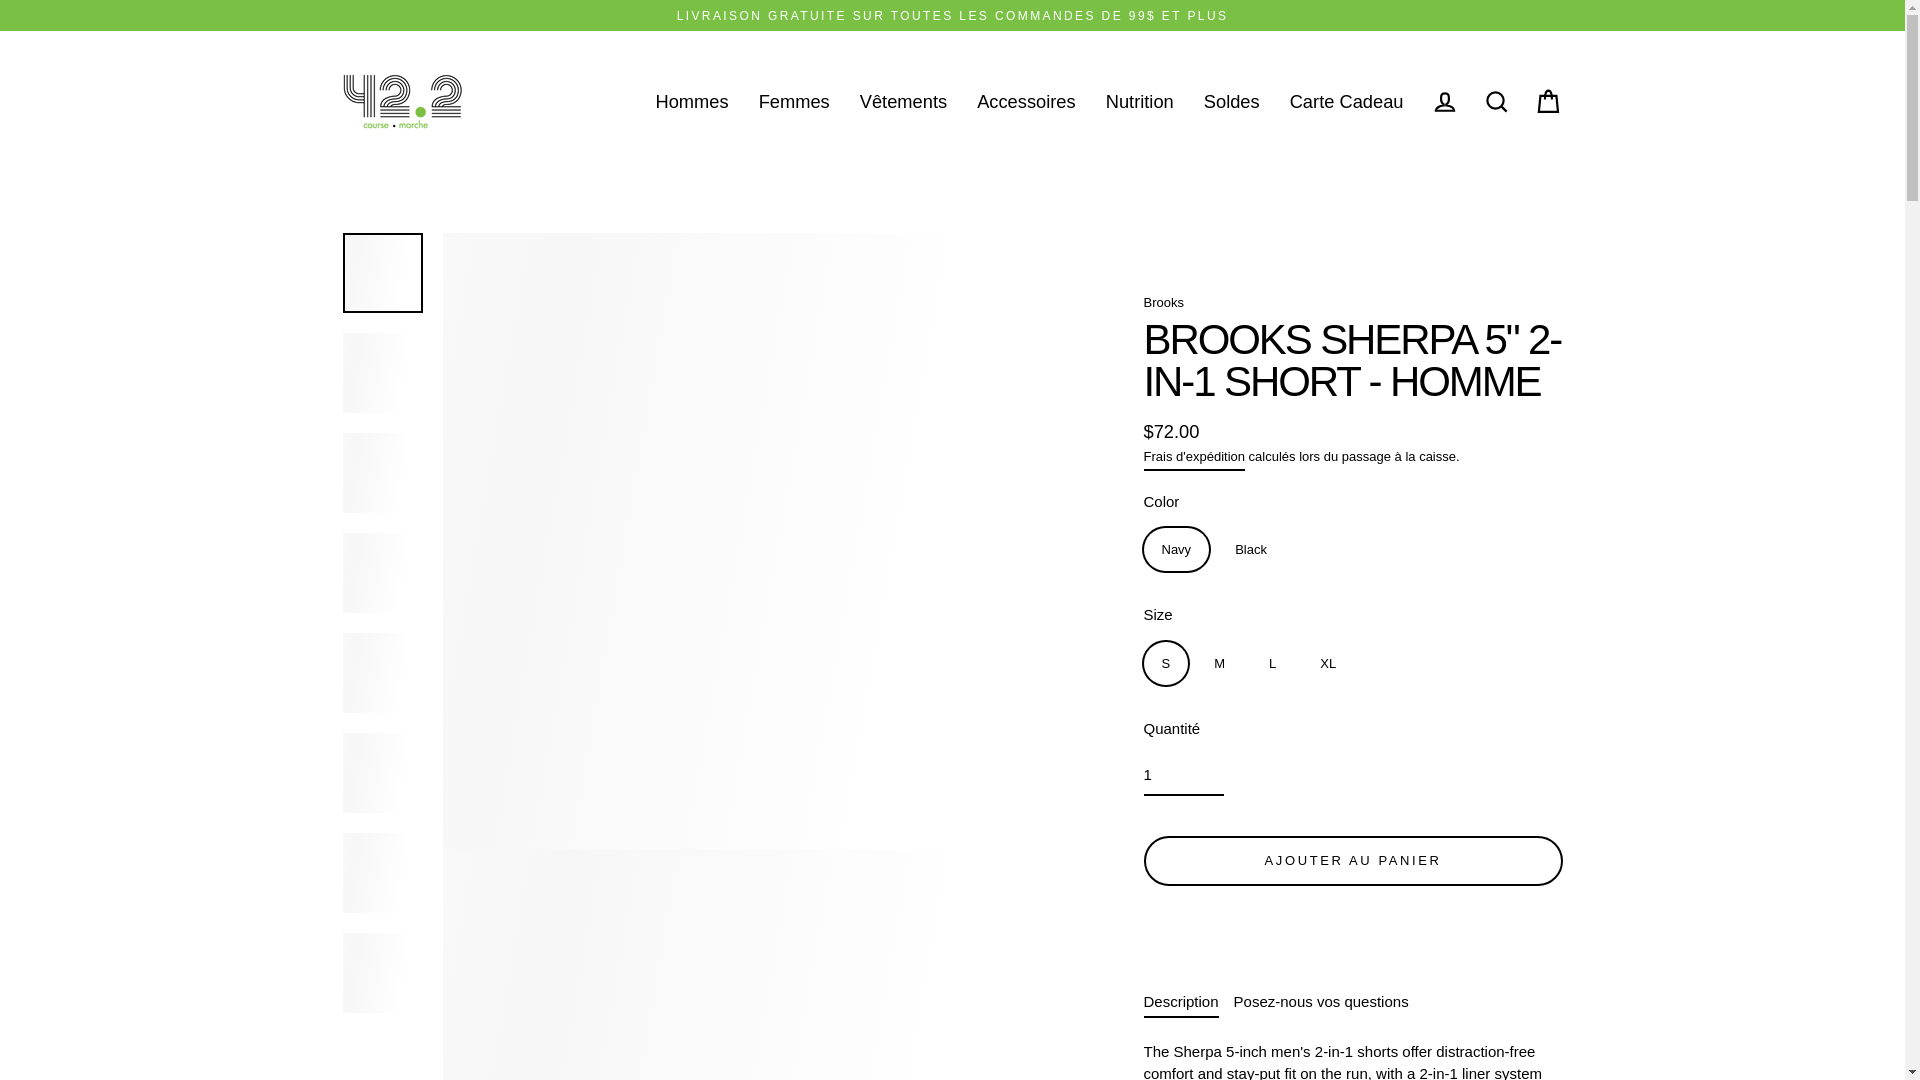 This screenshot has height=1080, width=1920. What do you see at coordinates (691, 101) in the screenshot?
I see `'Hommes'` at bounding box center [691, 101].